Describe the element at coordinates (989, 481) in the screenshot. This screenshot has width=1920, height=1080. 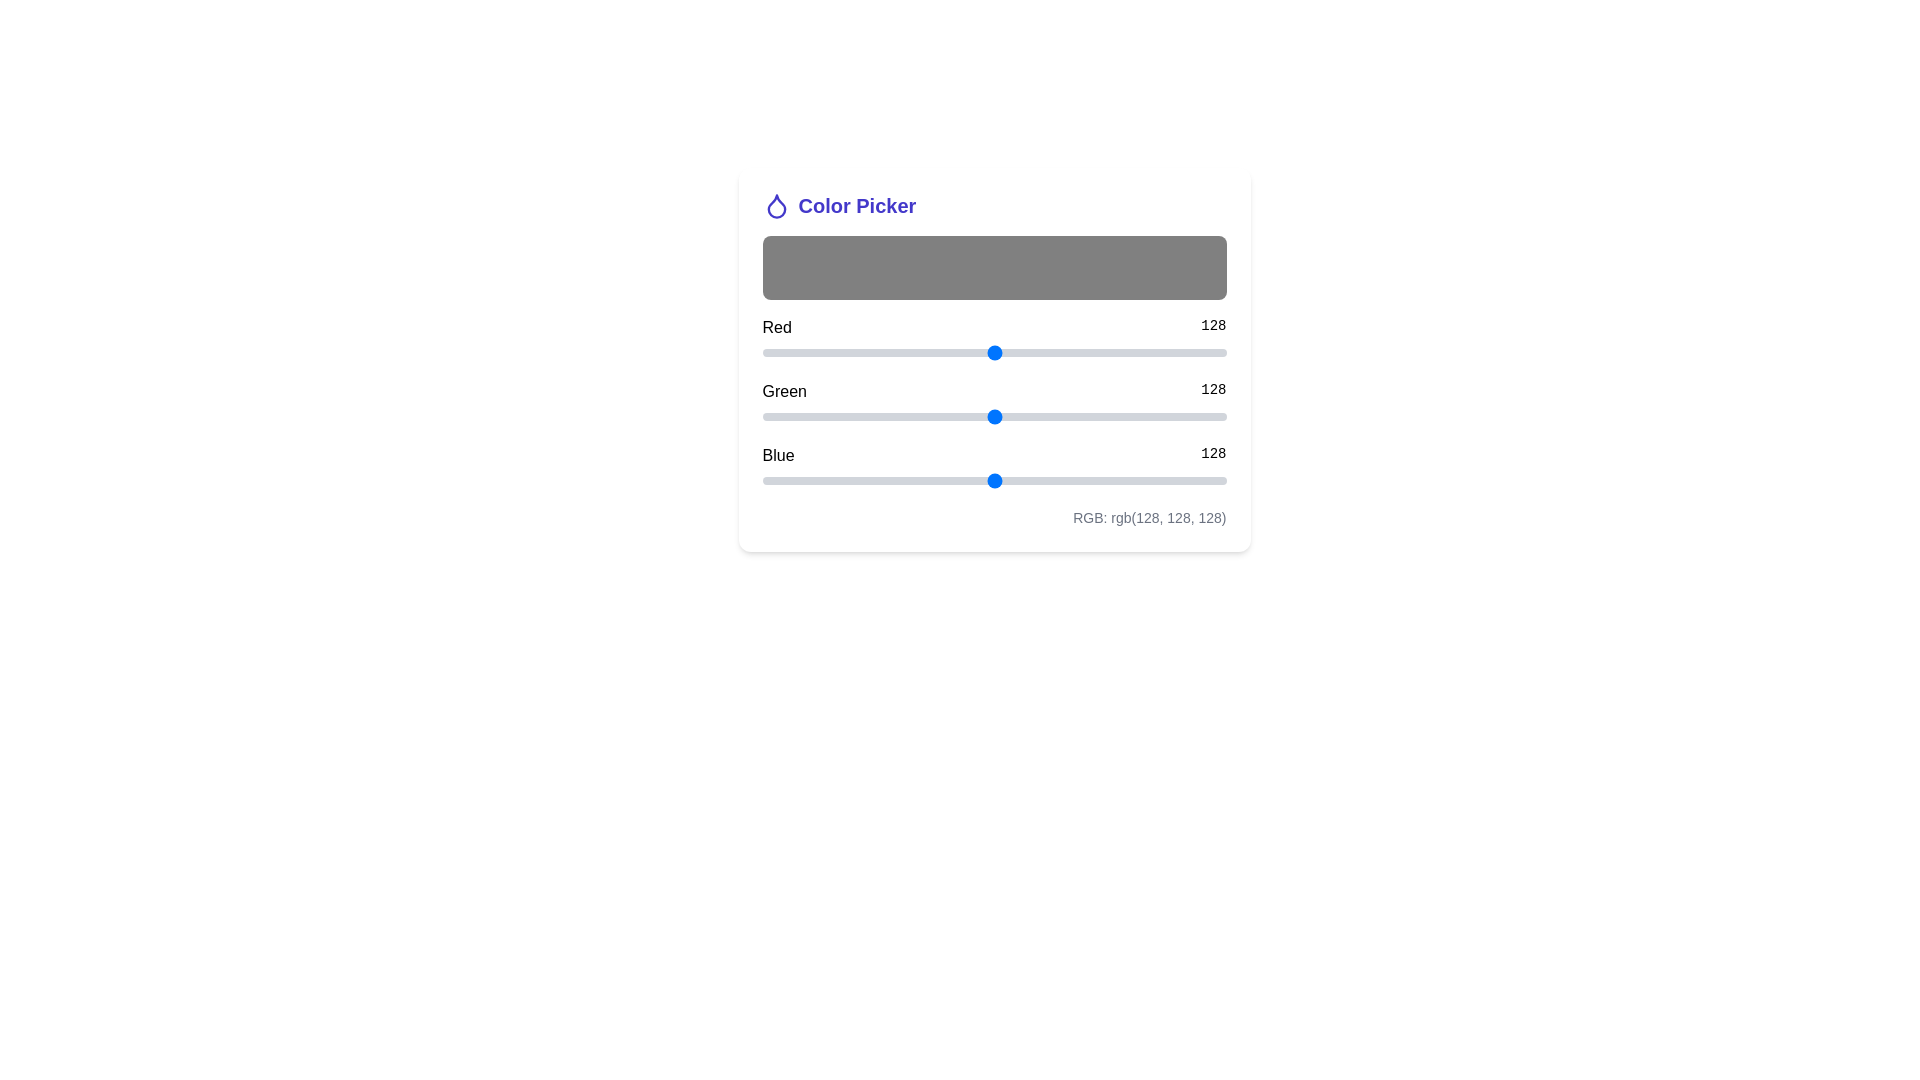
I see `the blue slider to set the blue component to 125` at that location.